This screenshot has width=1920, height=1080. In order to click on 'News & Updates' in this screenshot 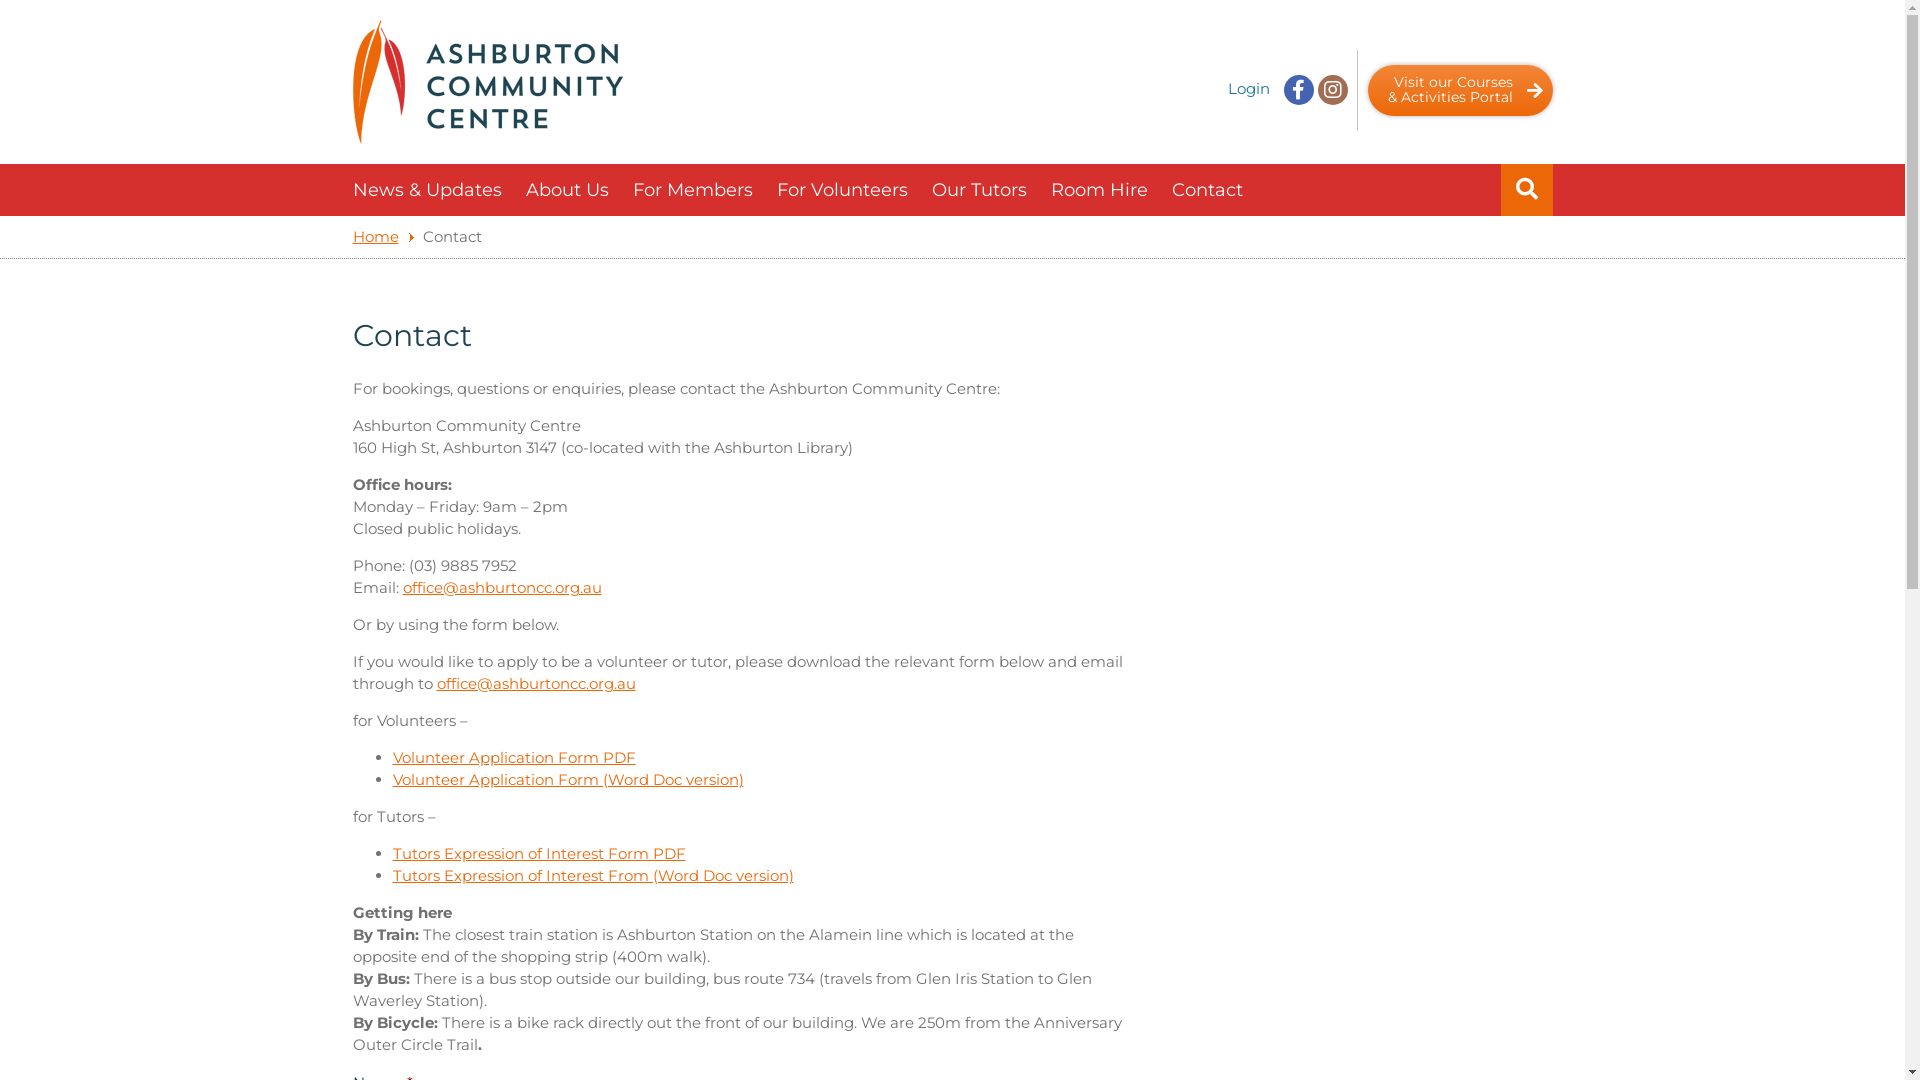, I will do `click(425, 189)`.